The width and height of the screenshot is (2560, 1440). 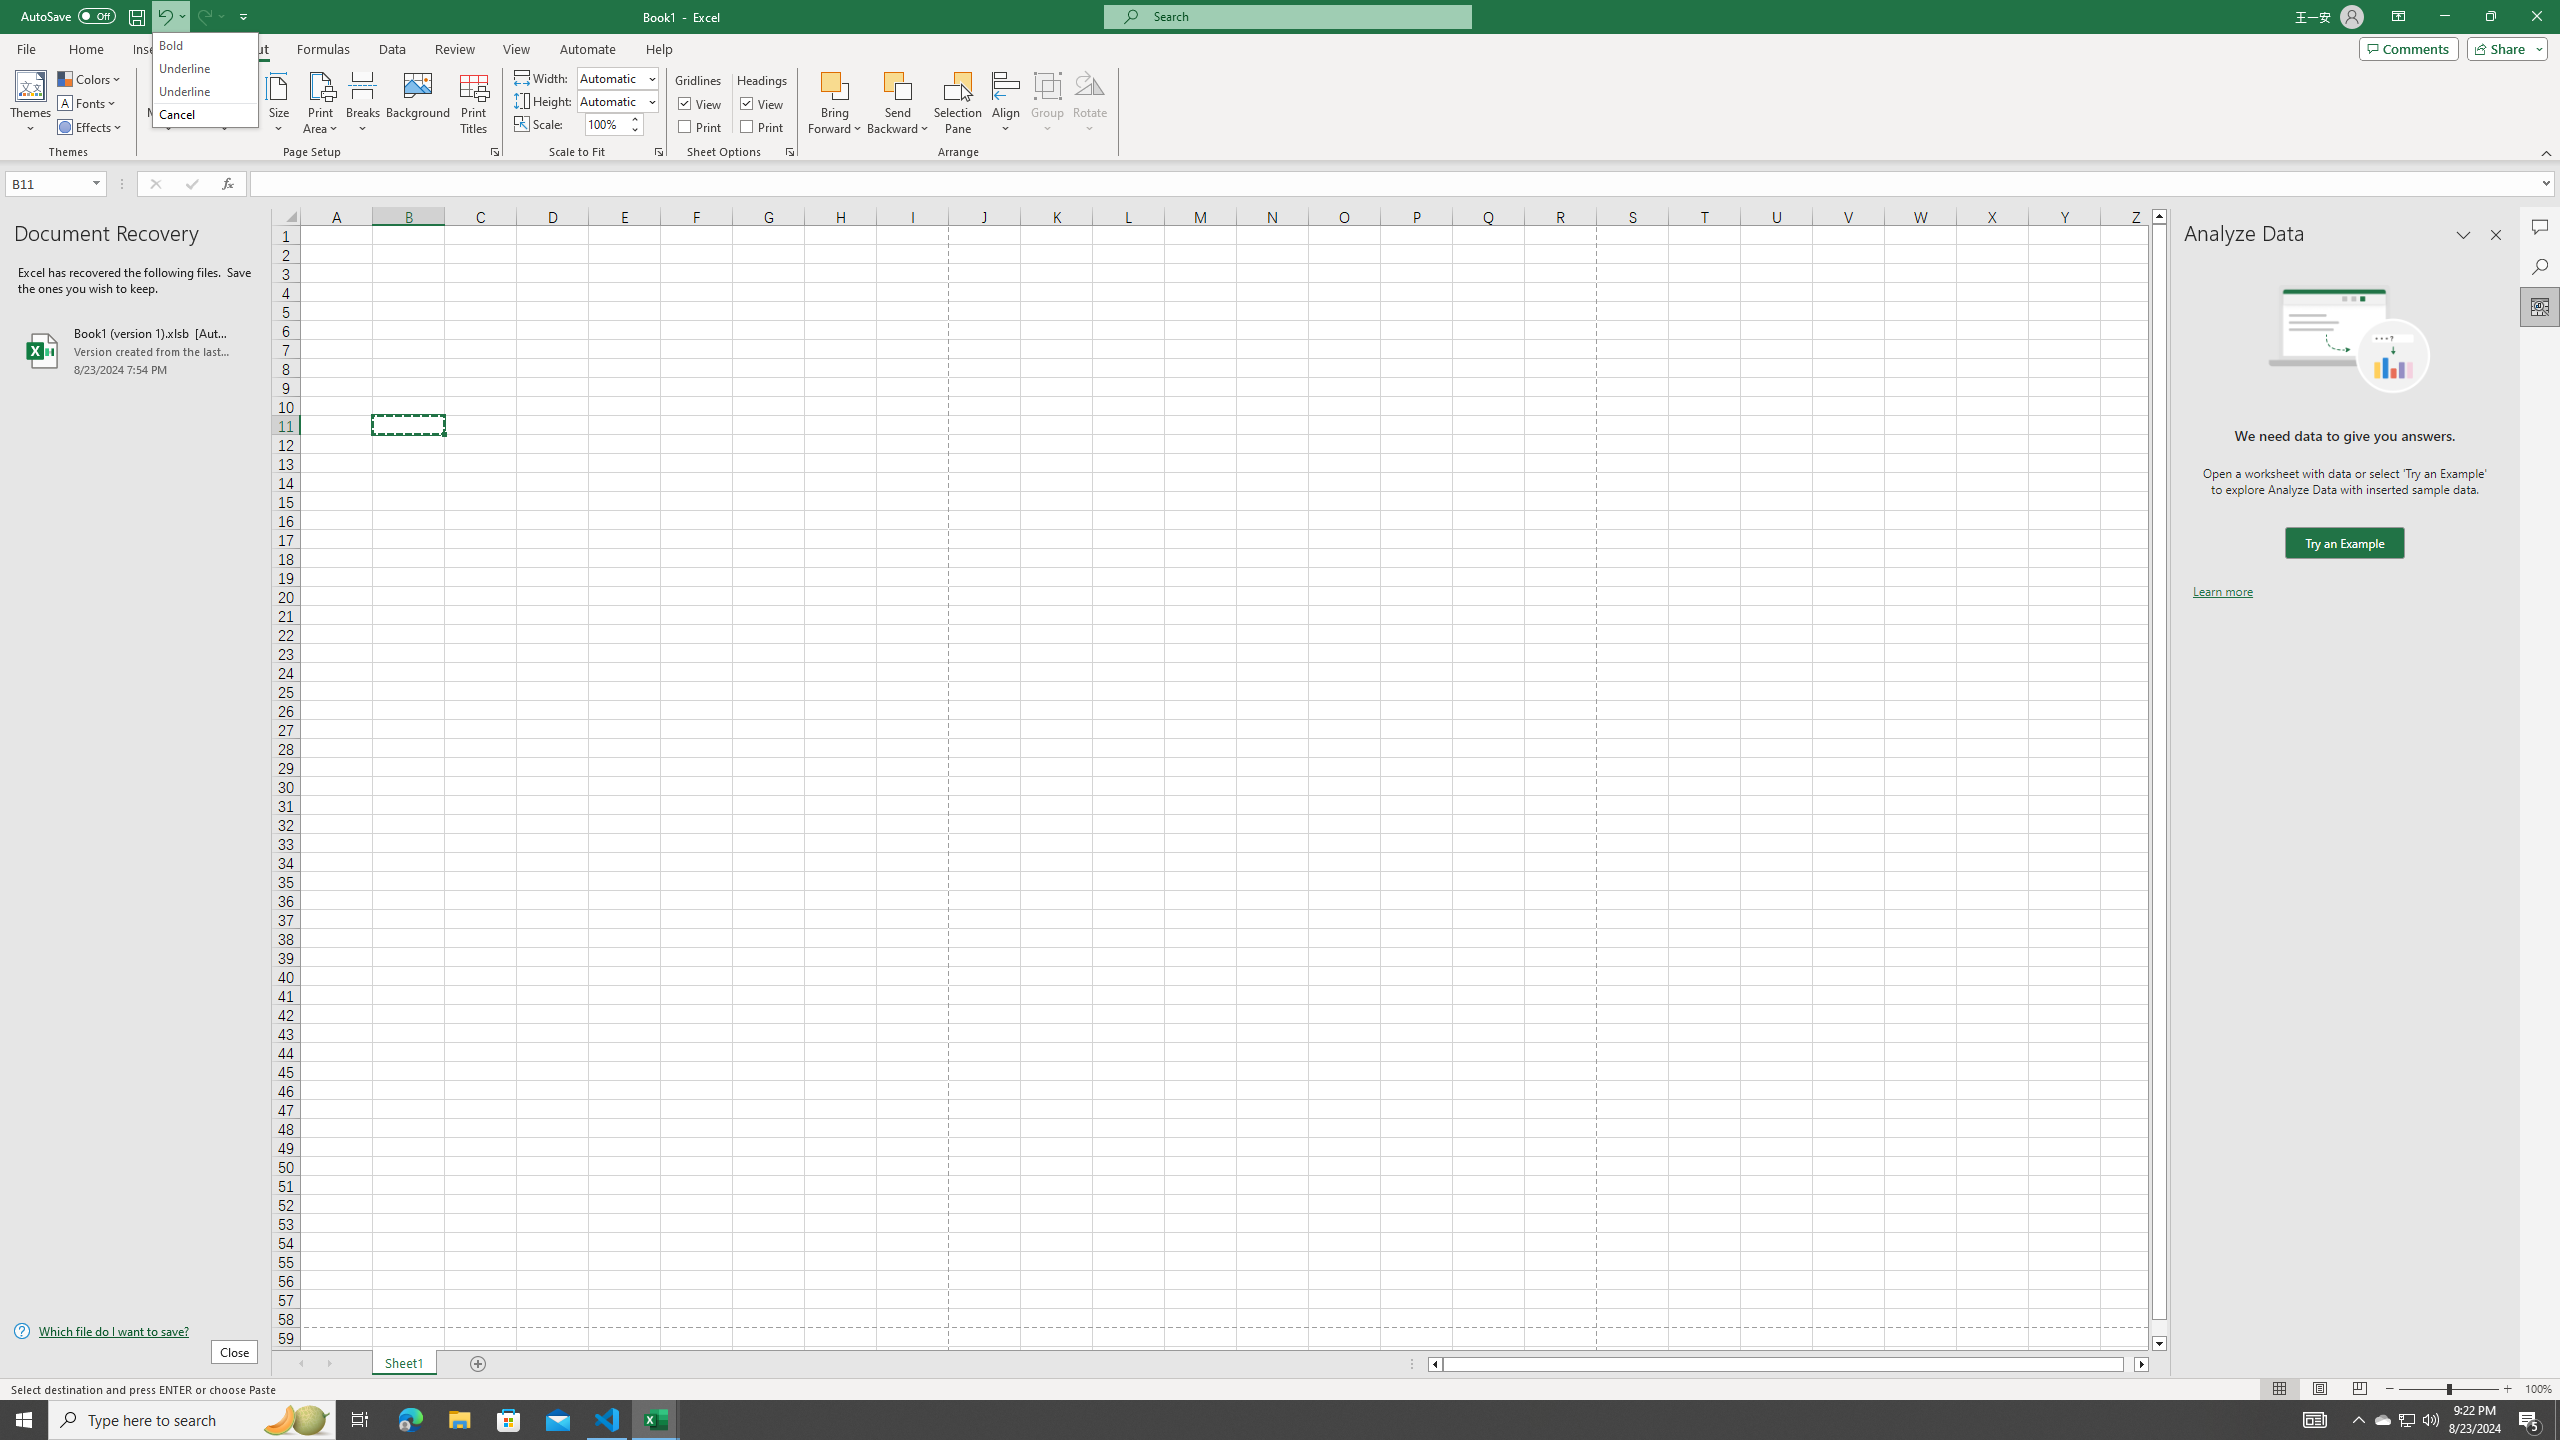 What do you see at coordinates (1089, 103) in the screenshot?
I see `'Rotate'` at bounding box center [1089, 103].